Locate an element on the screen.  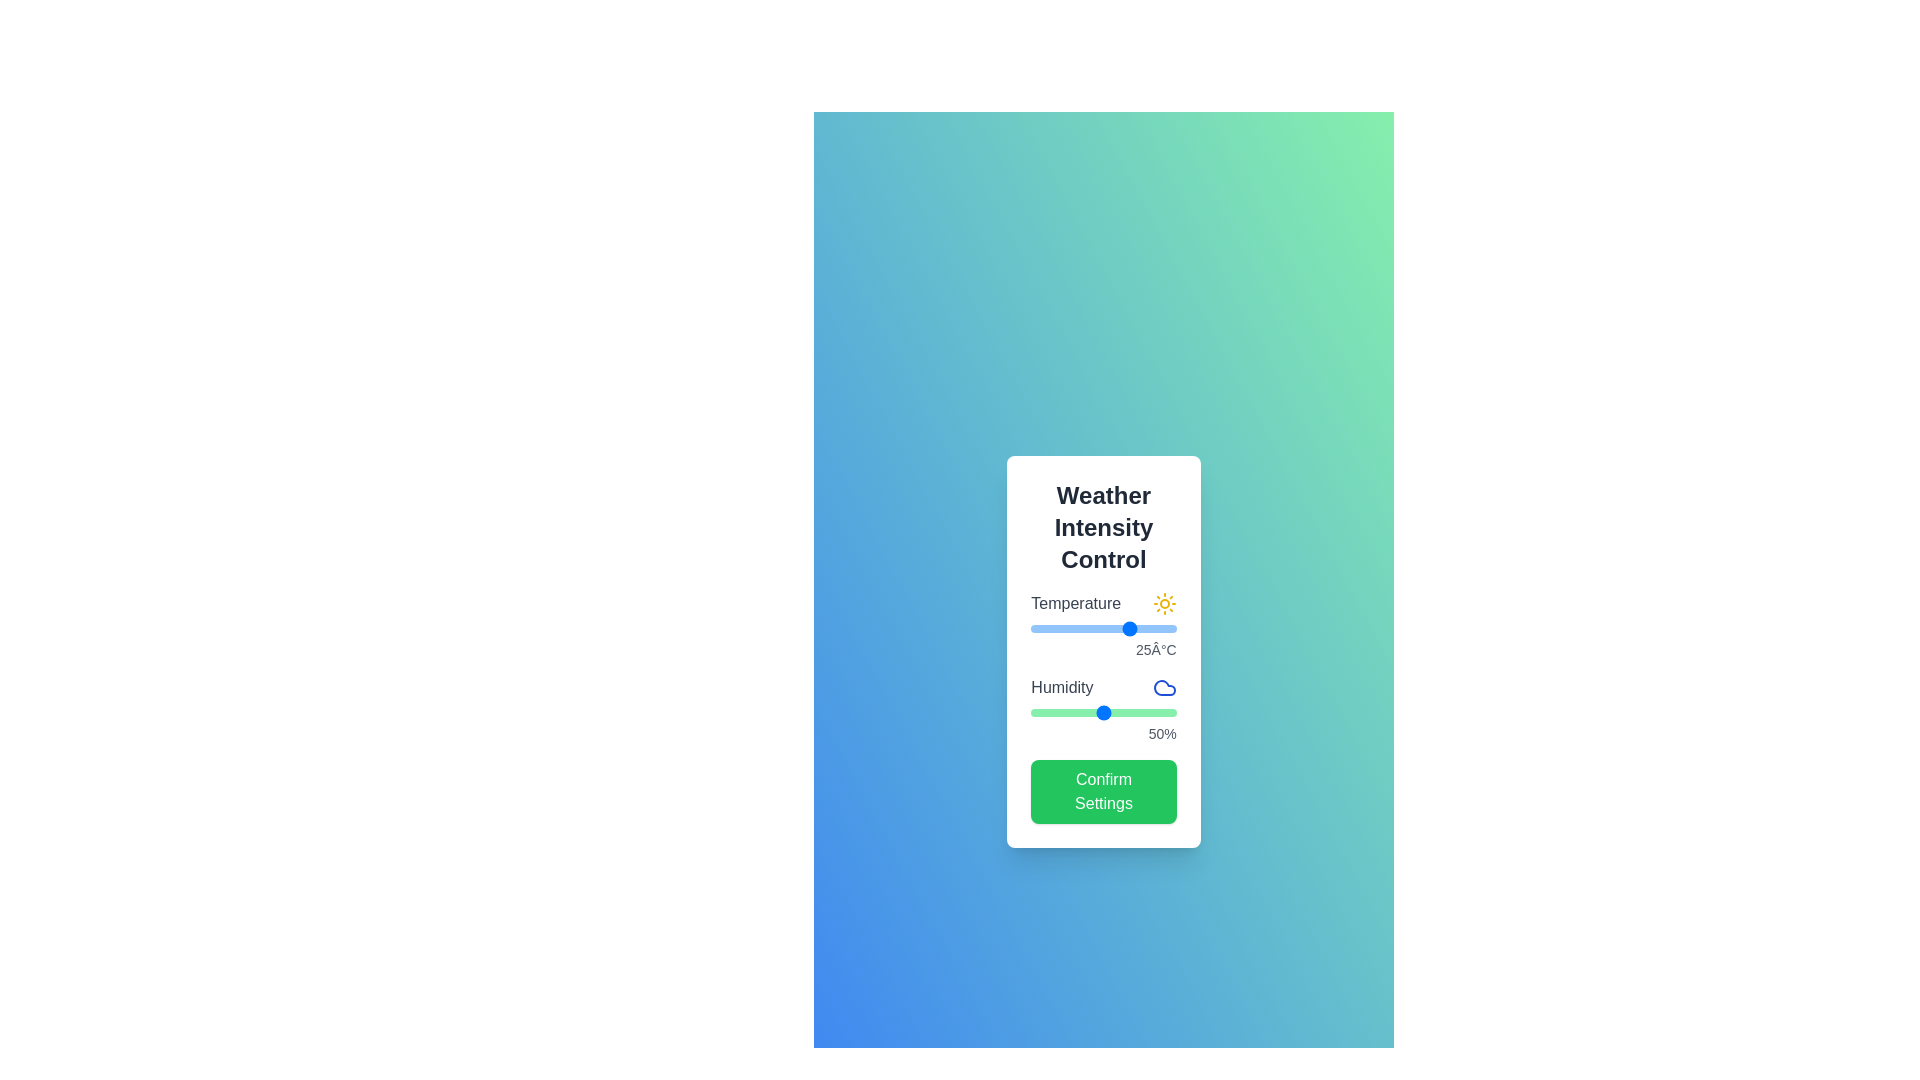
the humidity slider to 97% is located at coordinates (1172, 712).